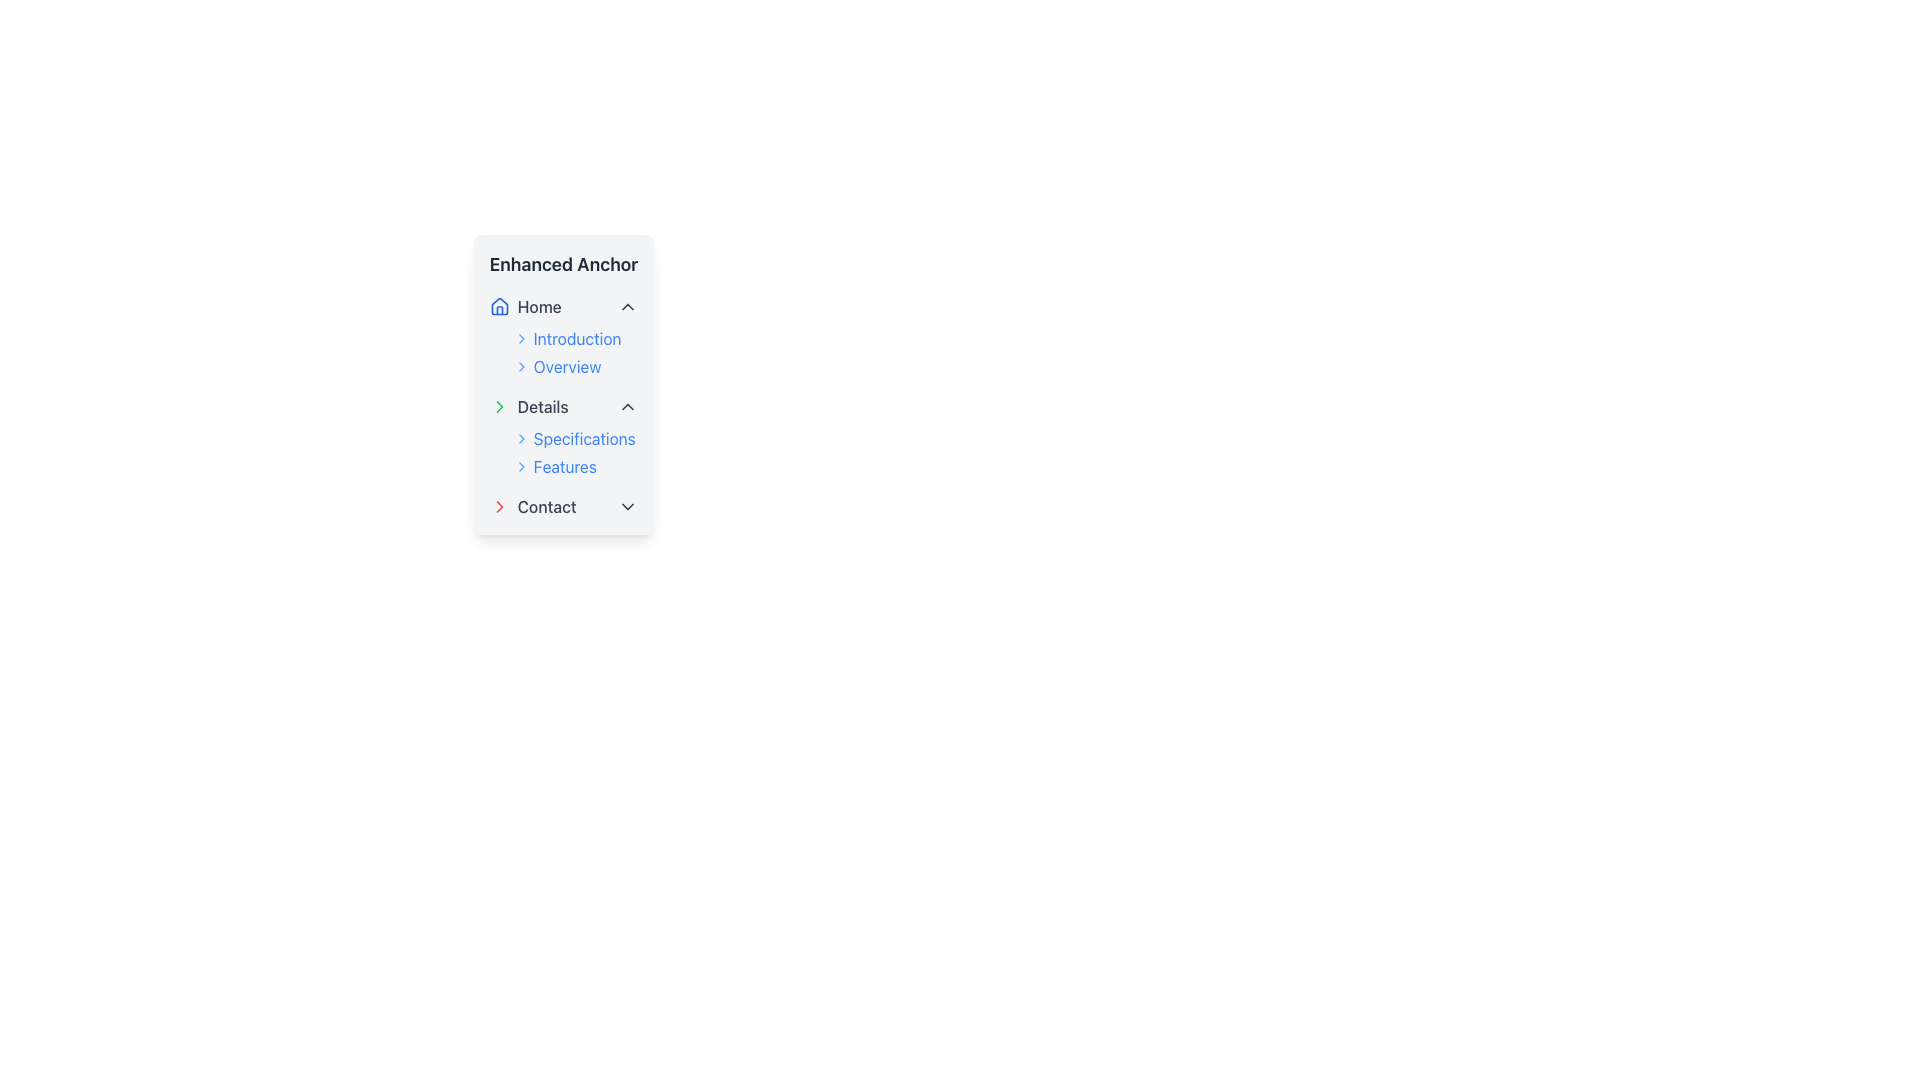 This screenshot has width=1920, height=1080. What do you see at coordinates (627, 307) in the screenshot?
I see `the chevron-up button next to the 'Home' navigation label` at bounding box center [627, 307].